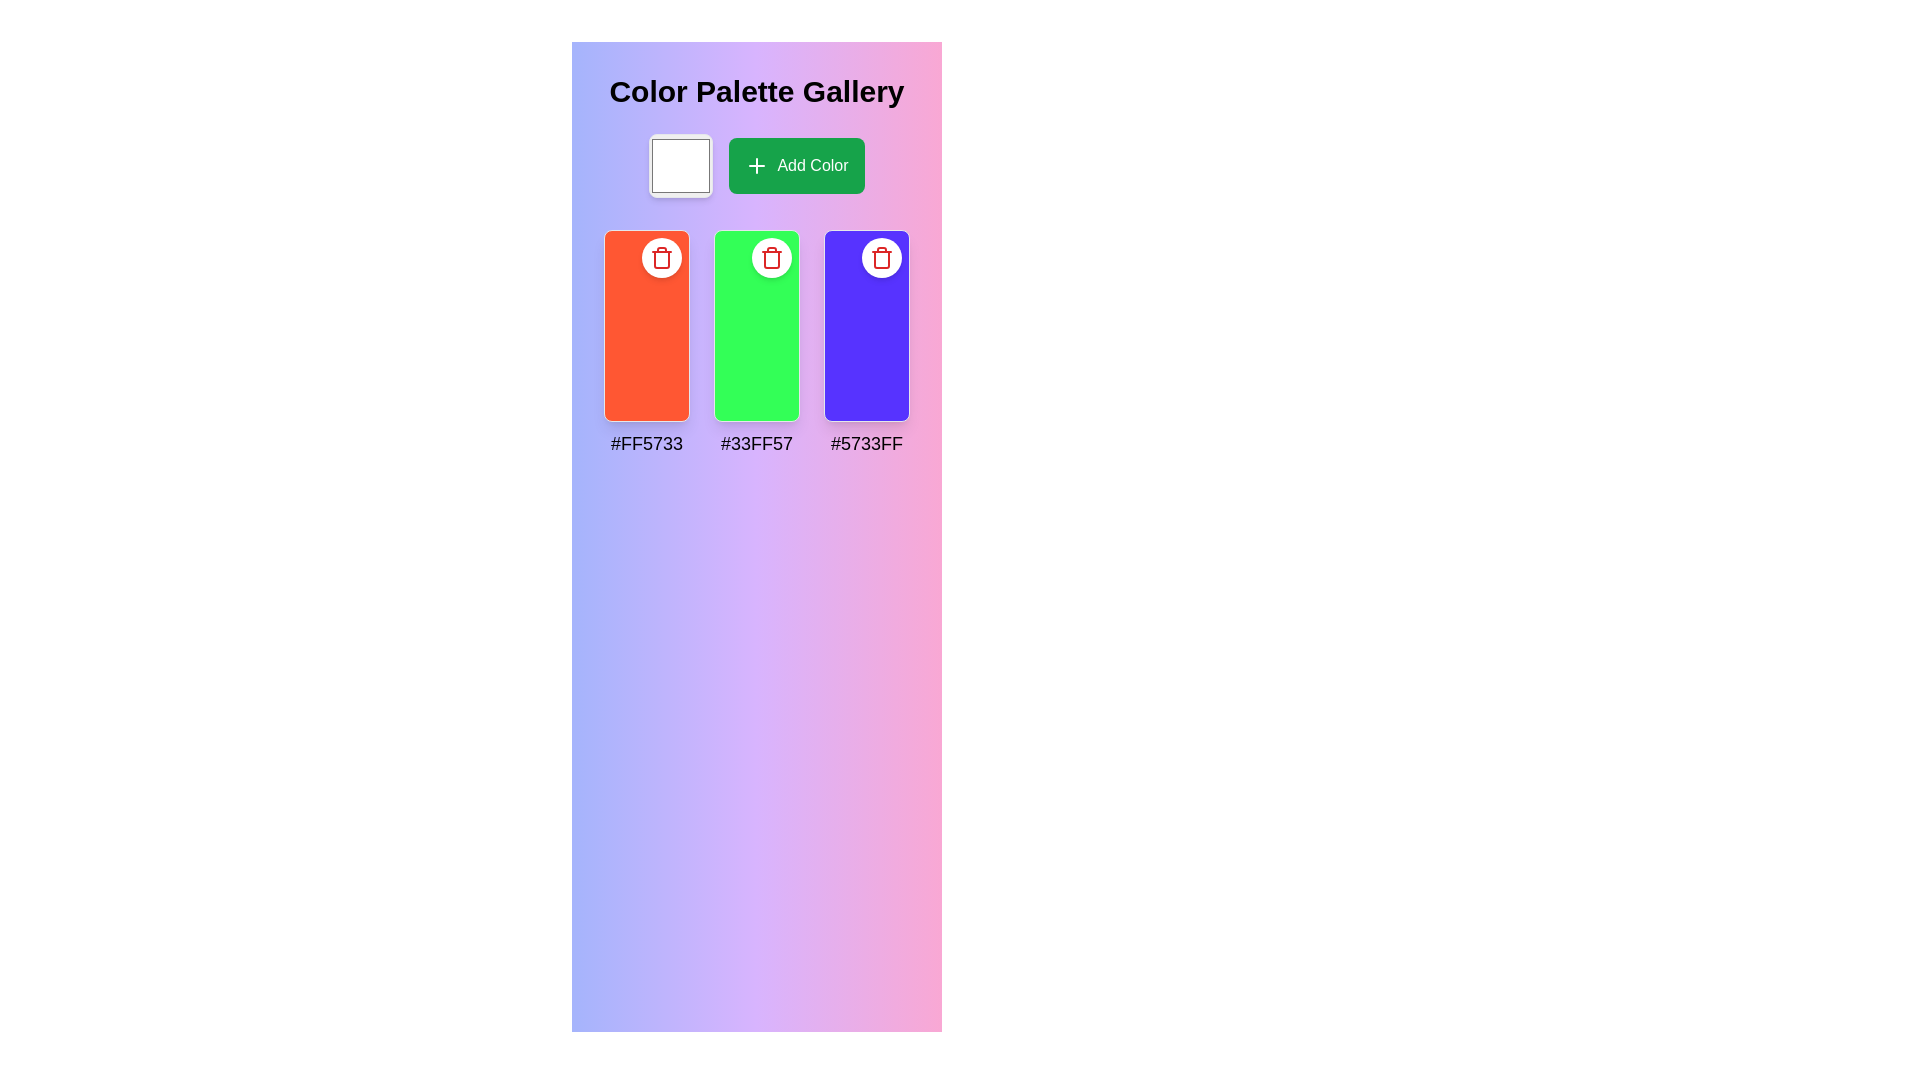 The width and height of the screenshot is (1920, 1080). I want to click on the color swatch representing white, so click(681, 164).